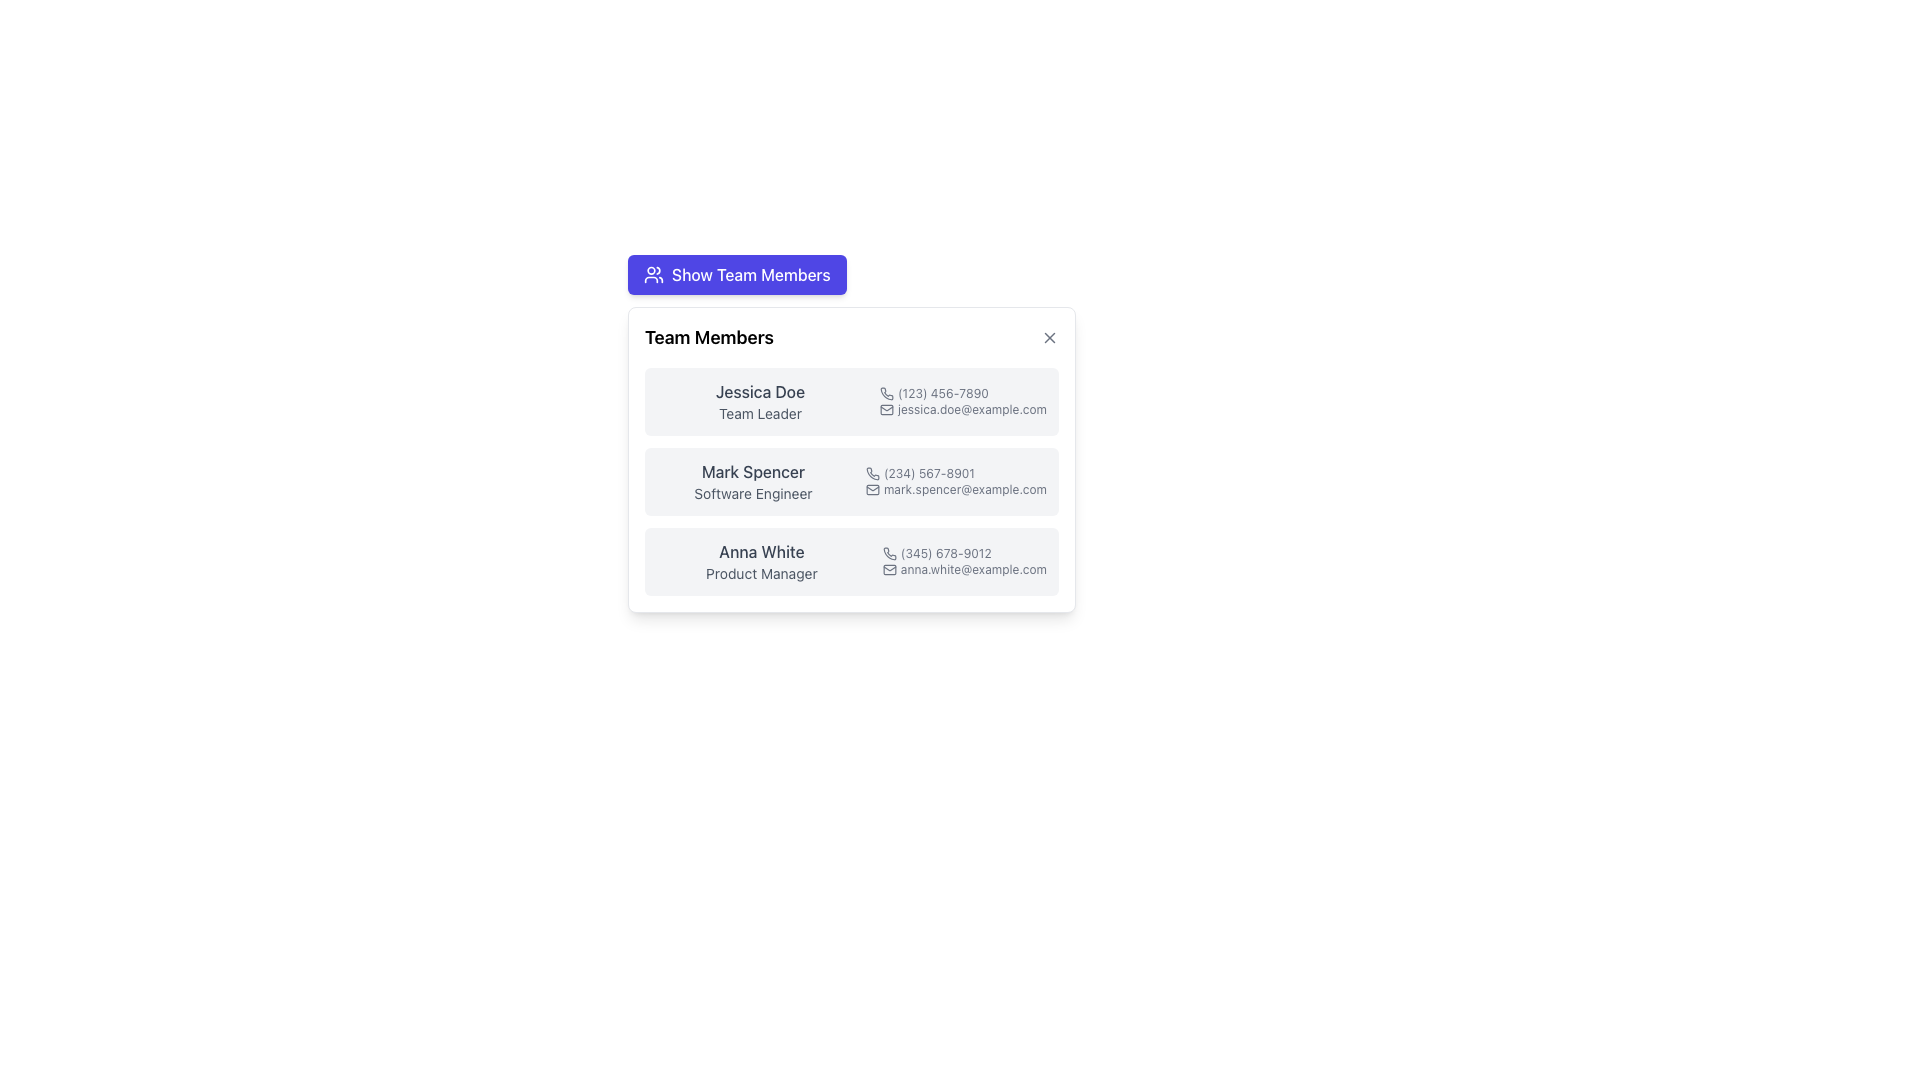  What do you see at coordinates (955, 474) in the screenshot?
I see `the phone number text element located in the second row of the team members' contact details list, styled with a gray color and small font size, next to a phone icon and under the name 'Mark Spencer'` at bounding box center [955, 474].